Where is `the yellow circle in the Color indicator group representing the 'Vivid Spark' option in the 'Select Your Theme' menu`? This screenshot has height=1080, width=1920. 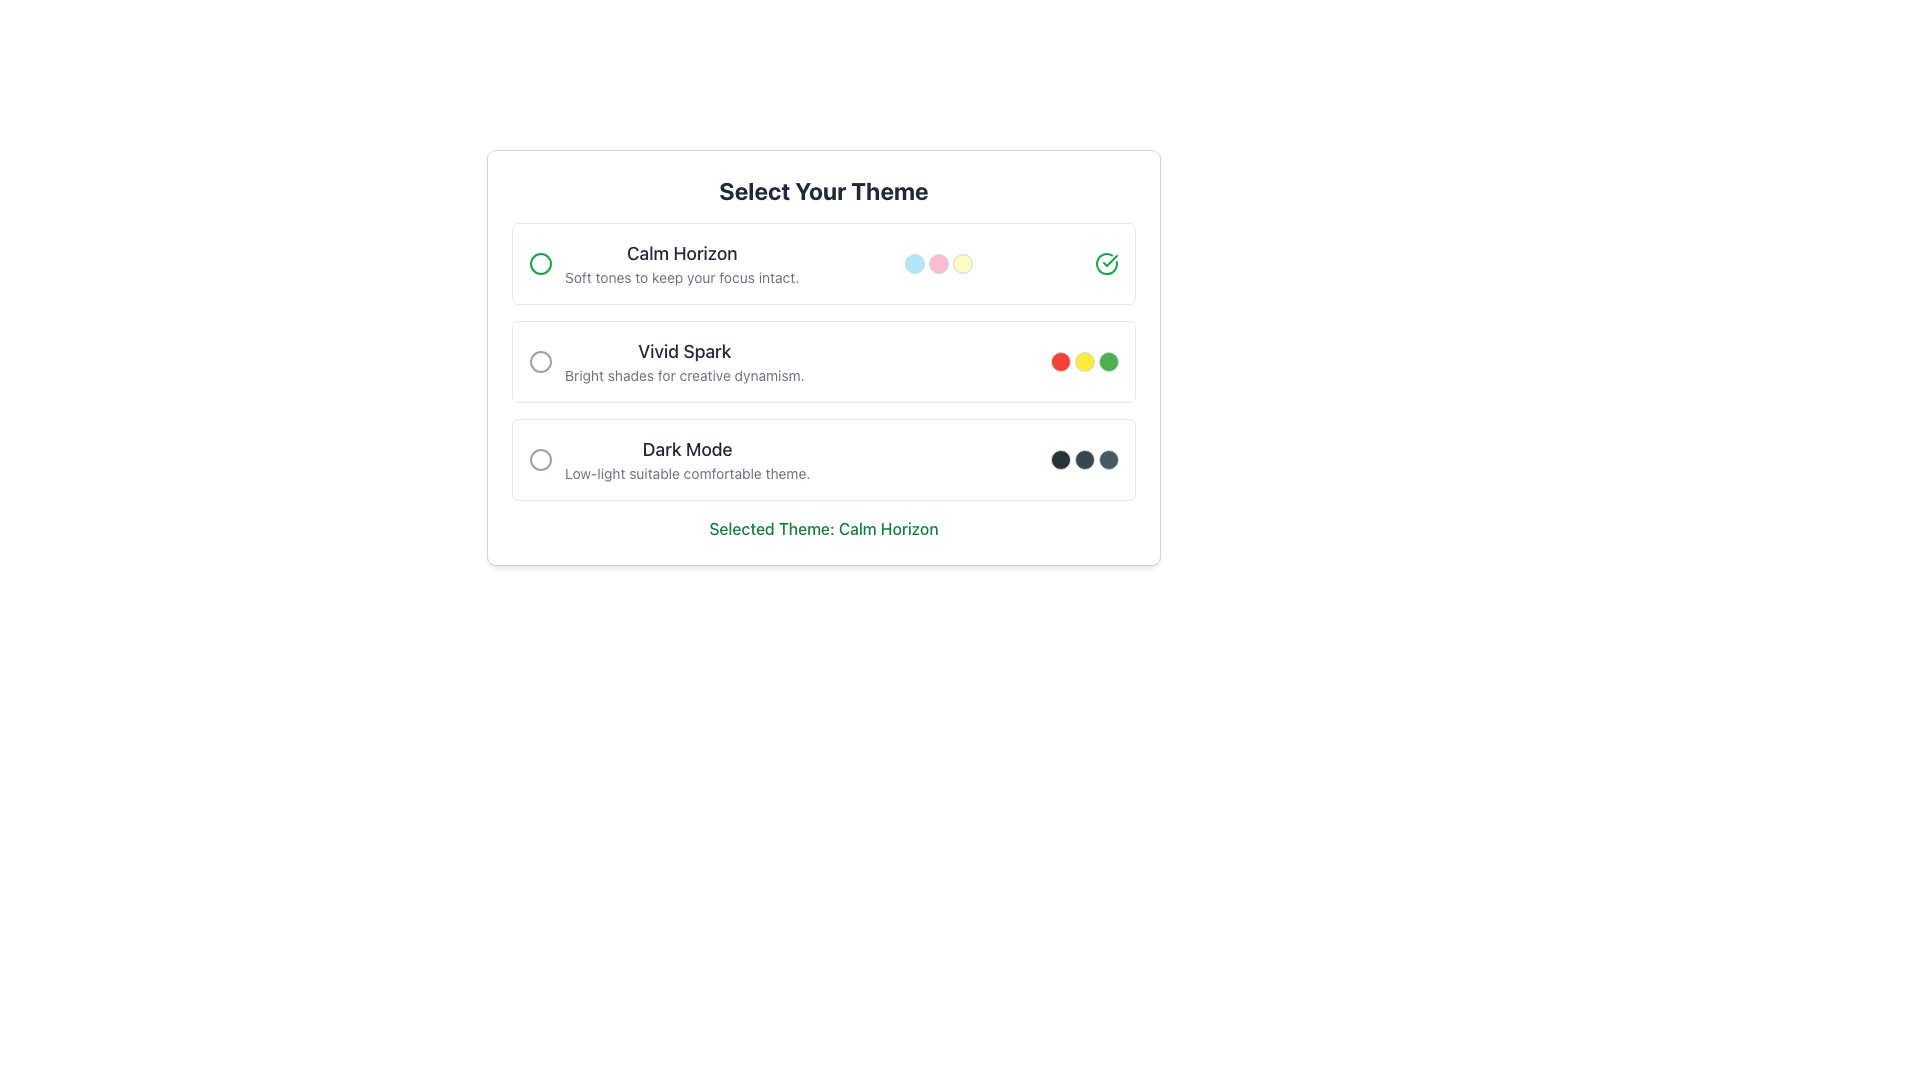 the yellow circle in the Color indicator group representing the 'Vivid Spark' option in the 'Select Your Theme' menu is located at coordinates (1083, 362).